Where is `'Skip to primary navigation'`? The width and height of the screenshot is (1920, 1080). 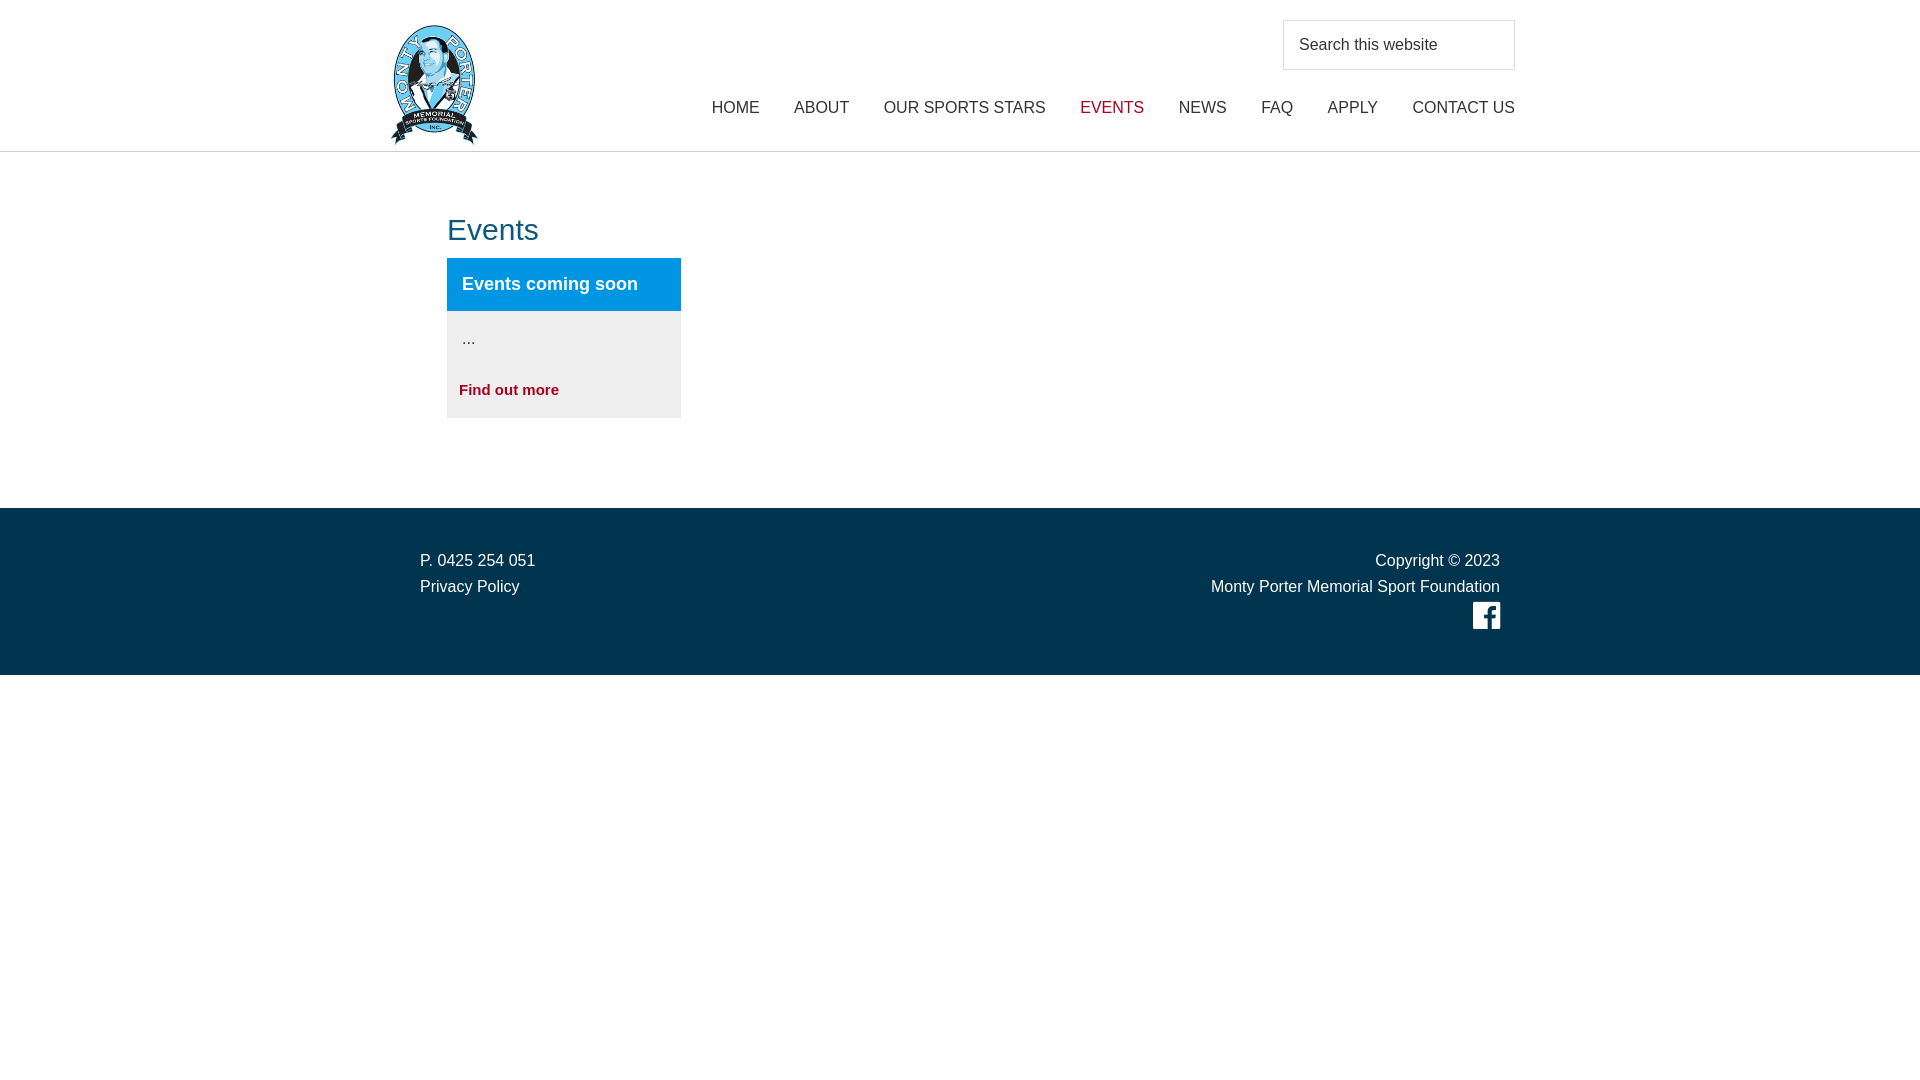
'Skip to primary navigation' is located at coordinates (0, 0).